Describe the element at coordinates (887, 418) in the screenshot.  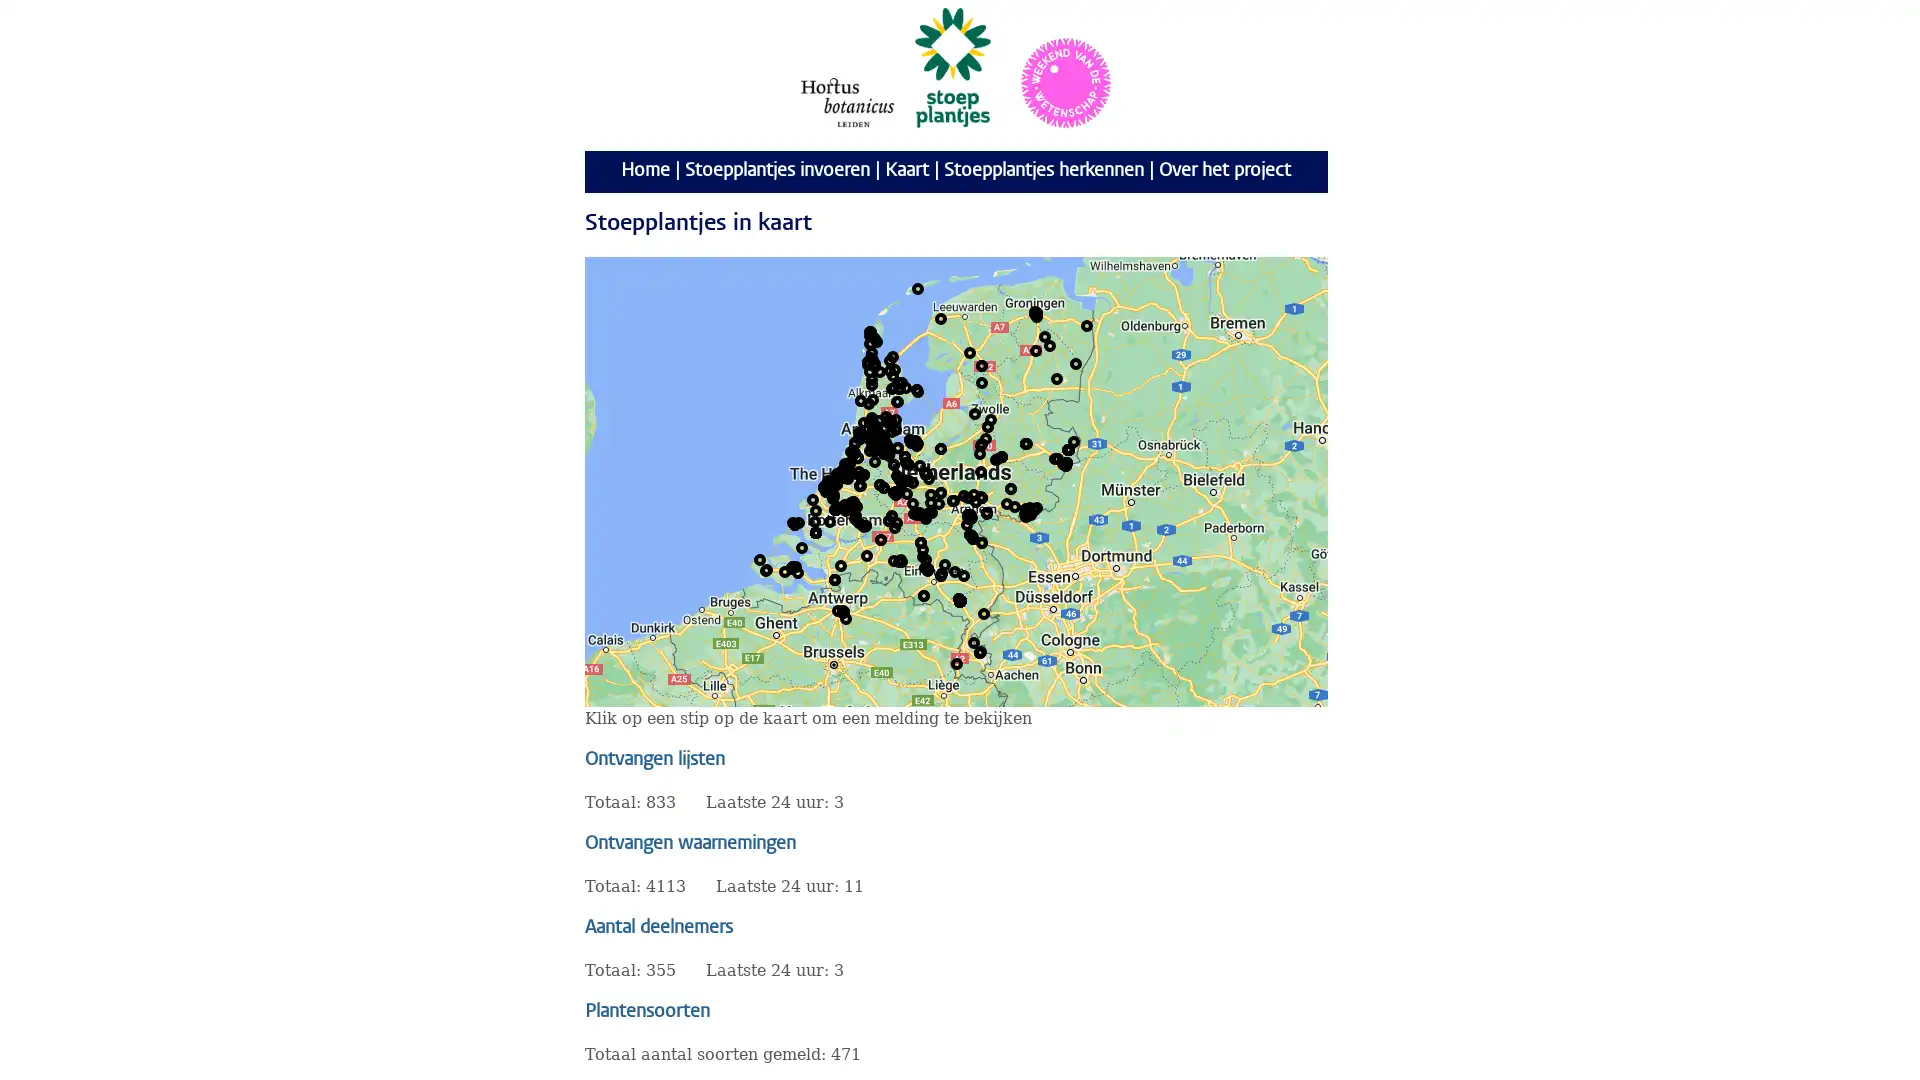
I see `Telling van Anna op 30 mei 2022` at that location.